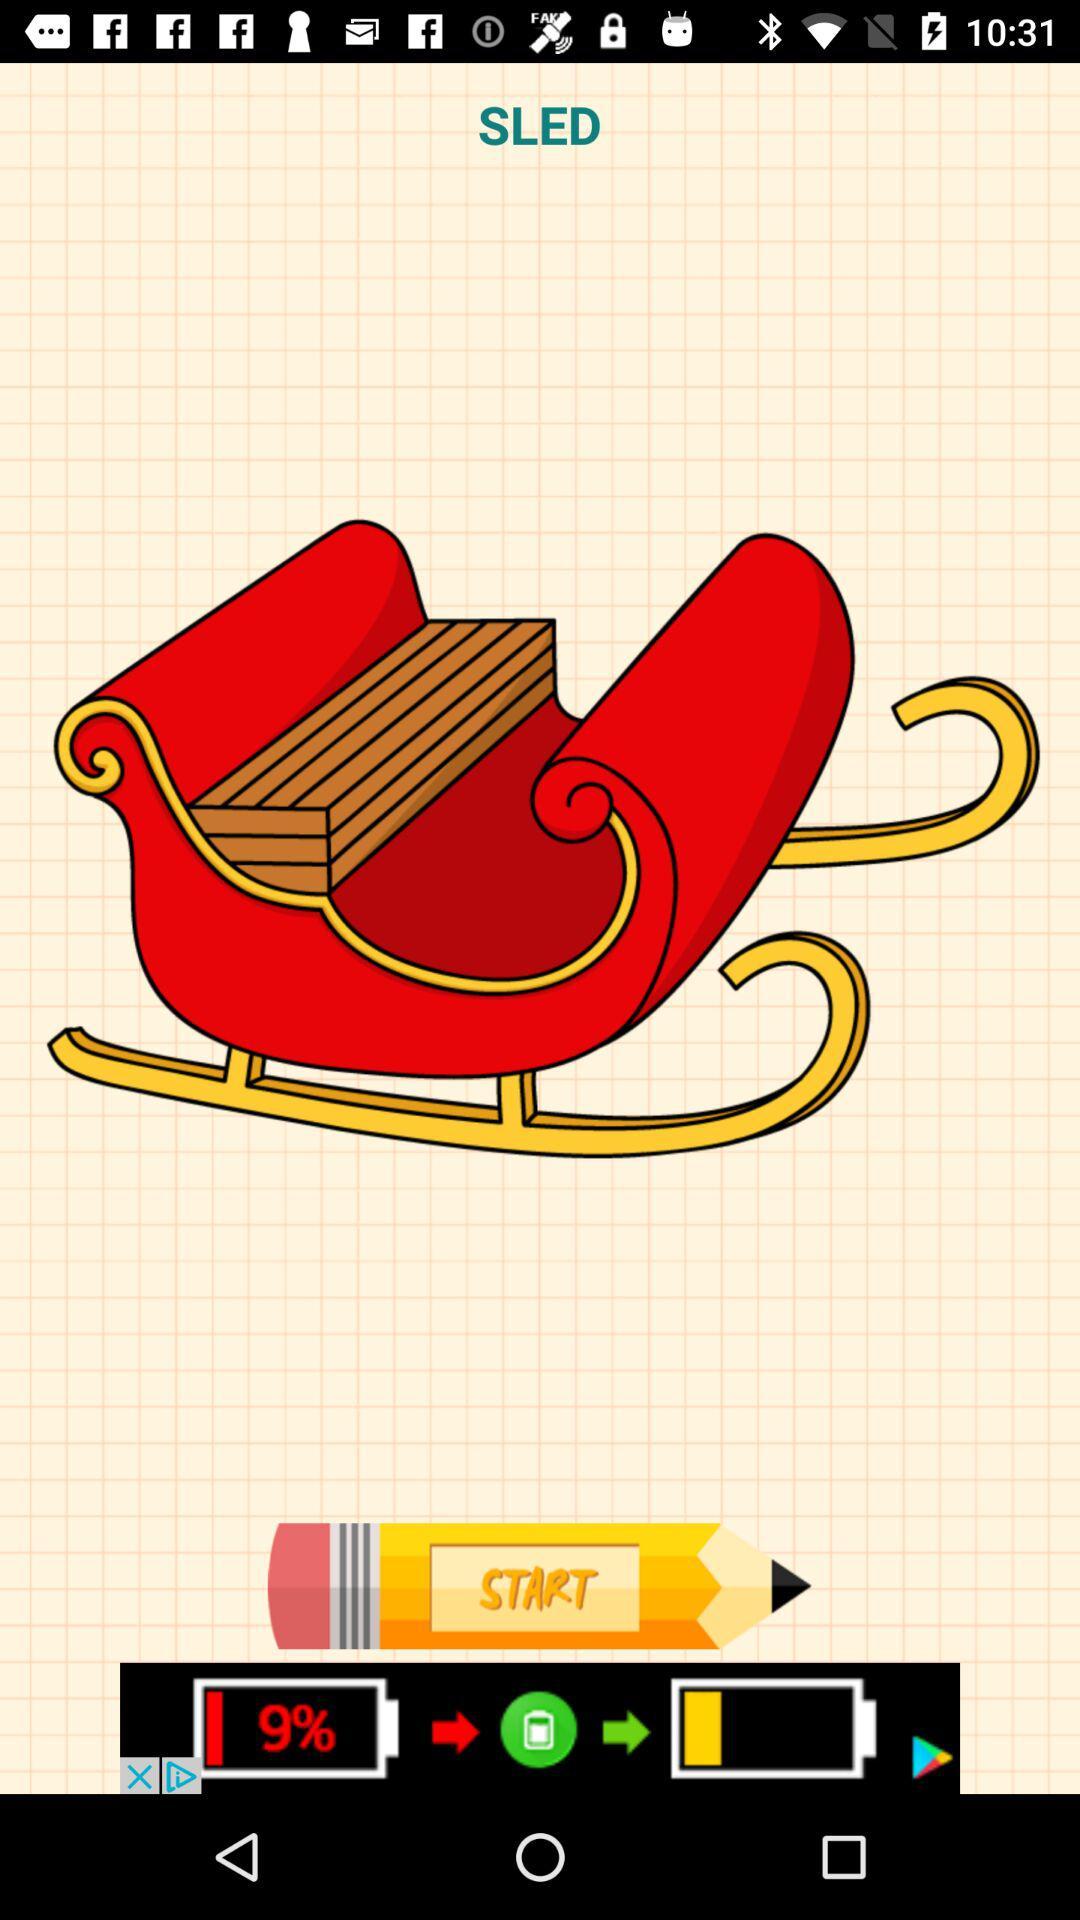 The width and height of the screenshot is (1080, 1920). What do you see at coordinates (540, 1727) in the screenshot?
I see `details` at bounding box center [540, 1727].